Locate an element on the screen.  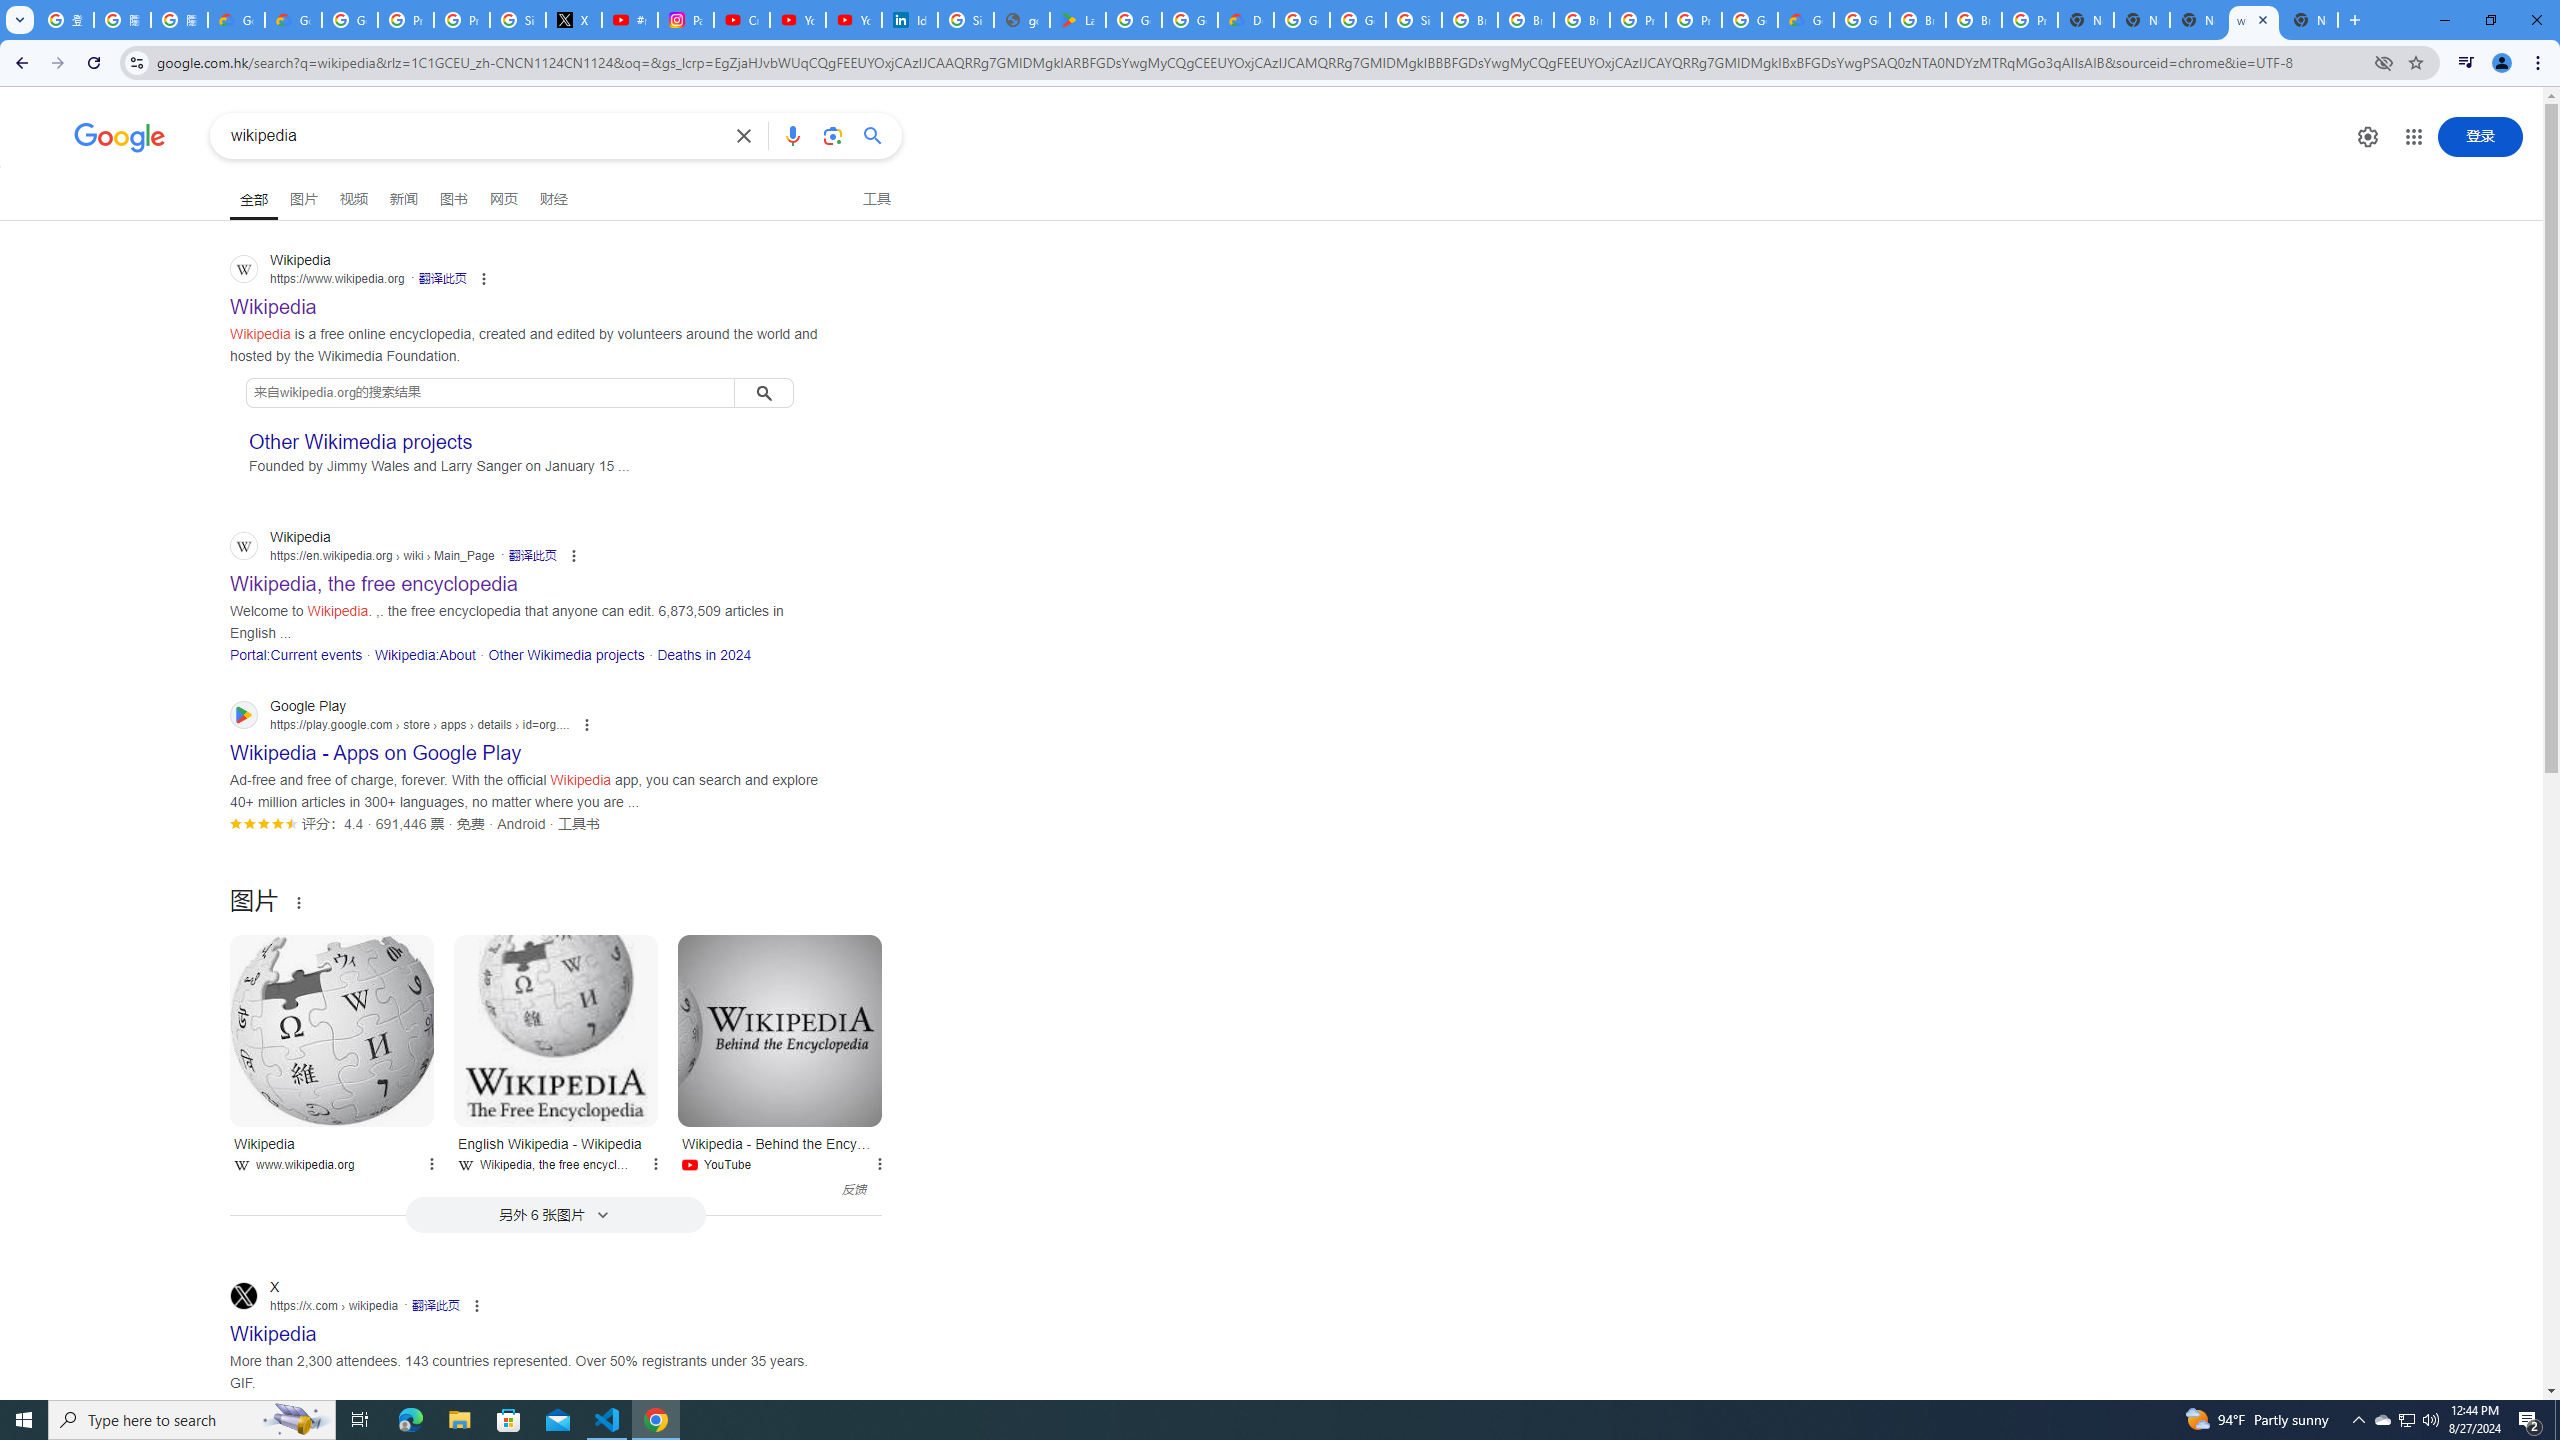
'Privacy Help Center - Policies Help' is located at coordinates (461, 19).